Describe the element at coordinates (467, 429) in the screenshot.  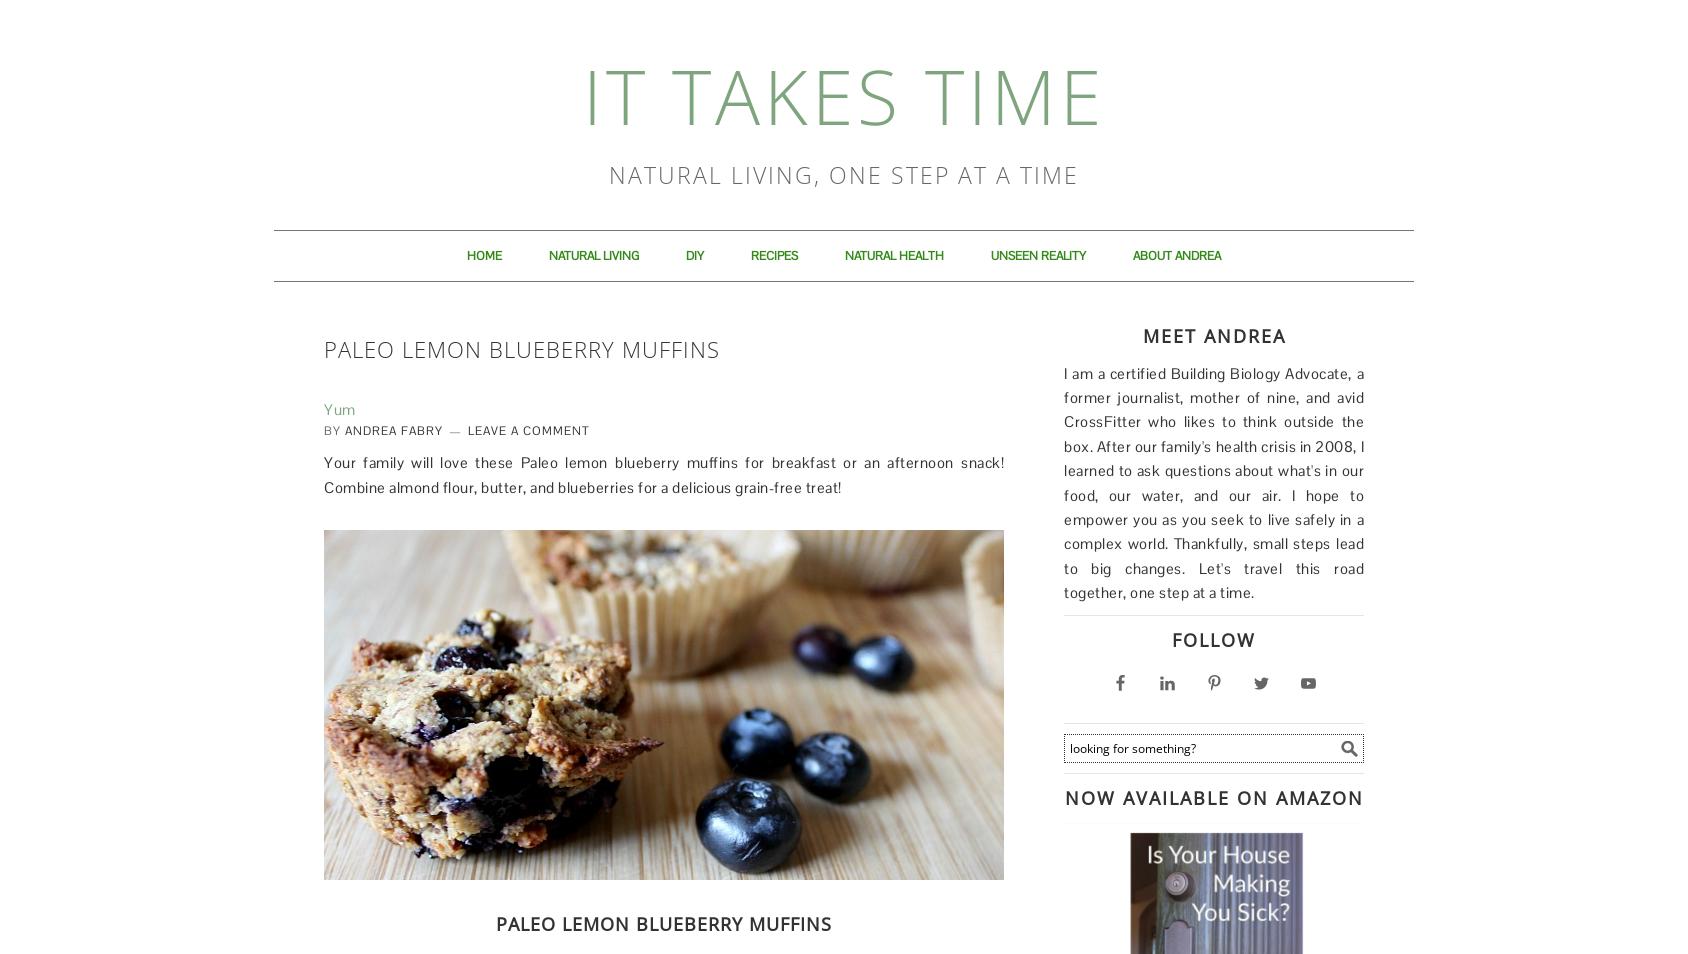
I see `'Leave a Comment'` at that location.